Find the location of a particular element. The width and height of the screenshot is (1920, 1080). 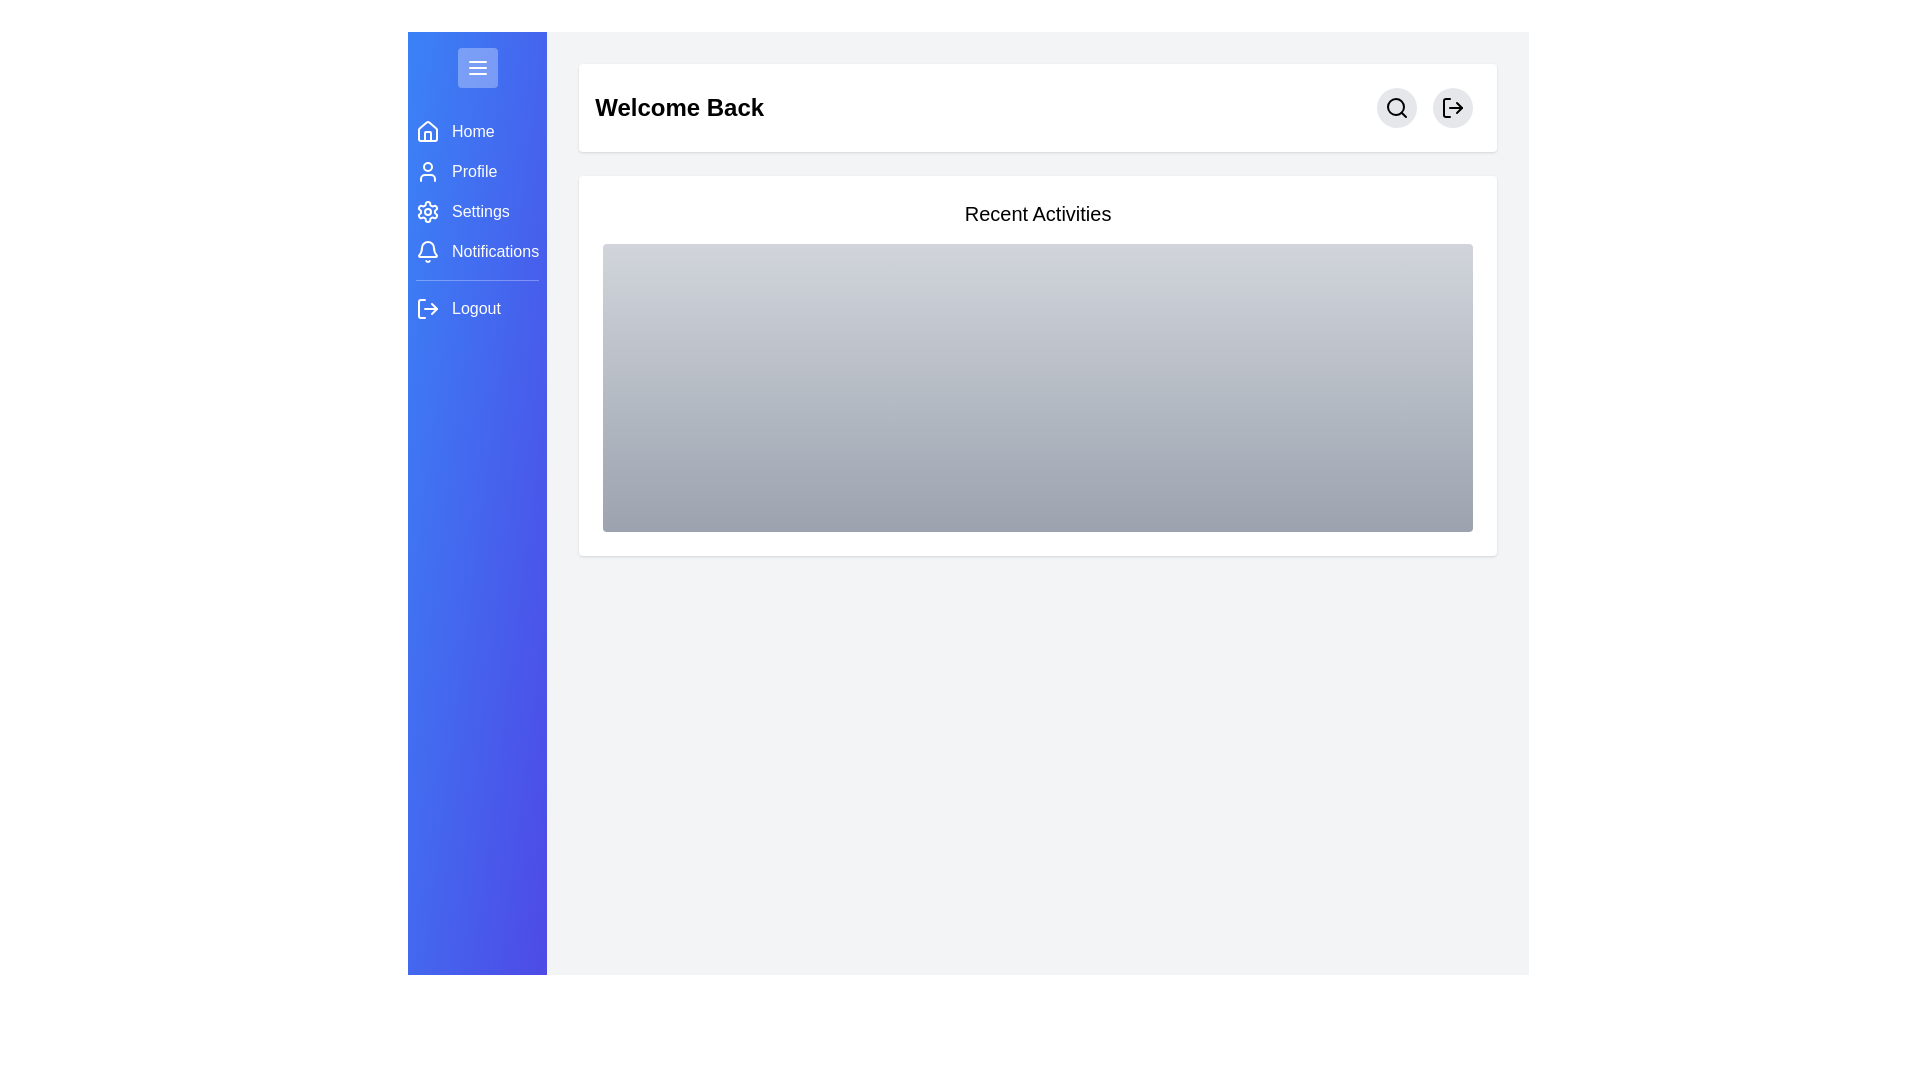

the house-shaped icon in the sidebar, located at the top-left of the interface is located at coordinates (426, 131).